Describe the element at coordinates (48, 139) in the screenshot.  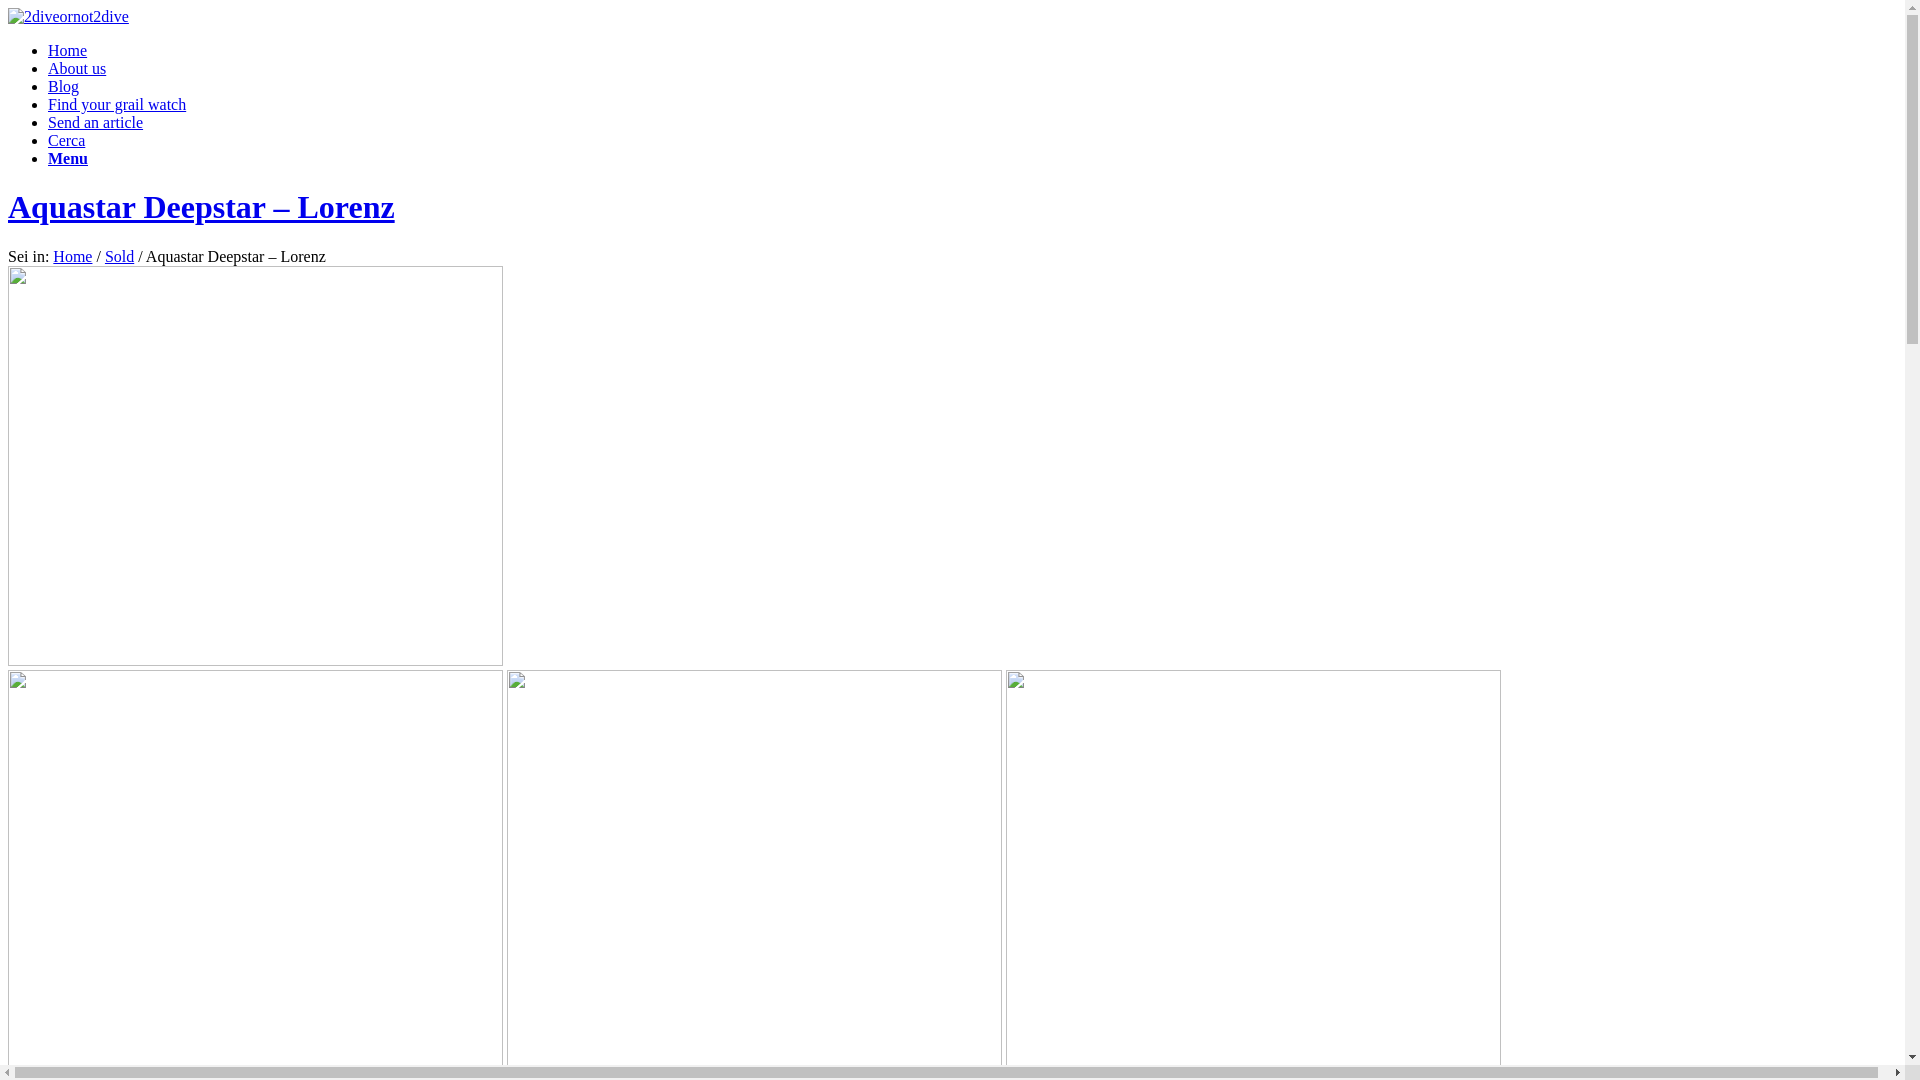
I see `'Cerca'` at that location.